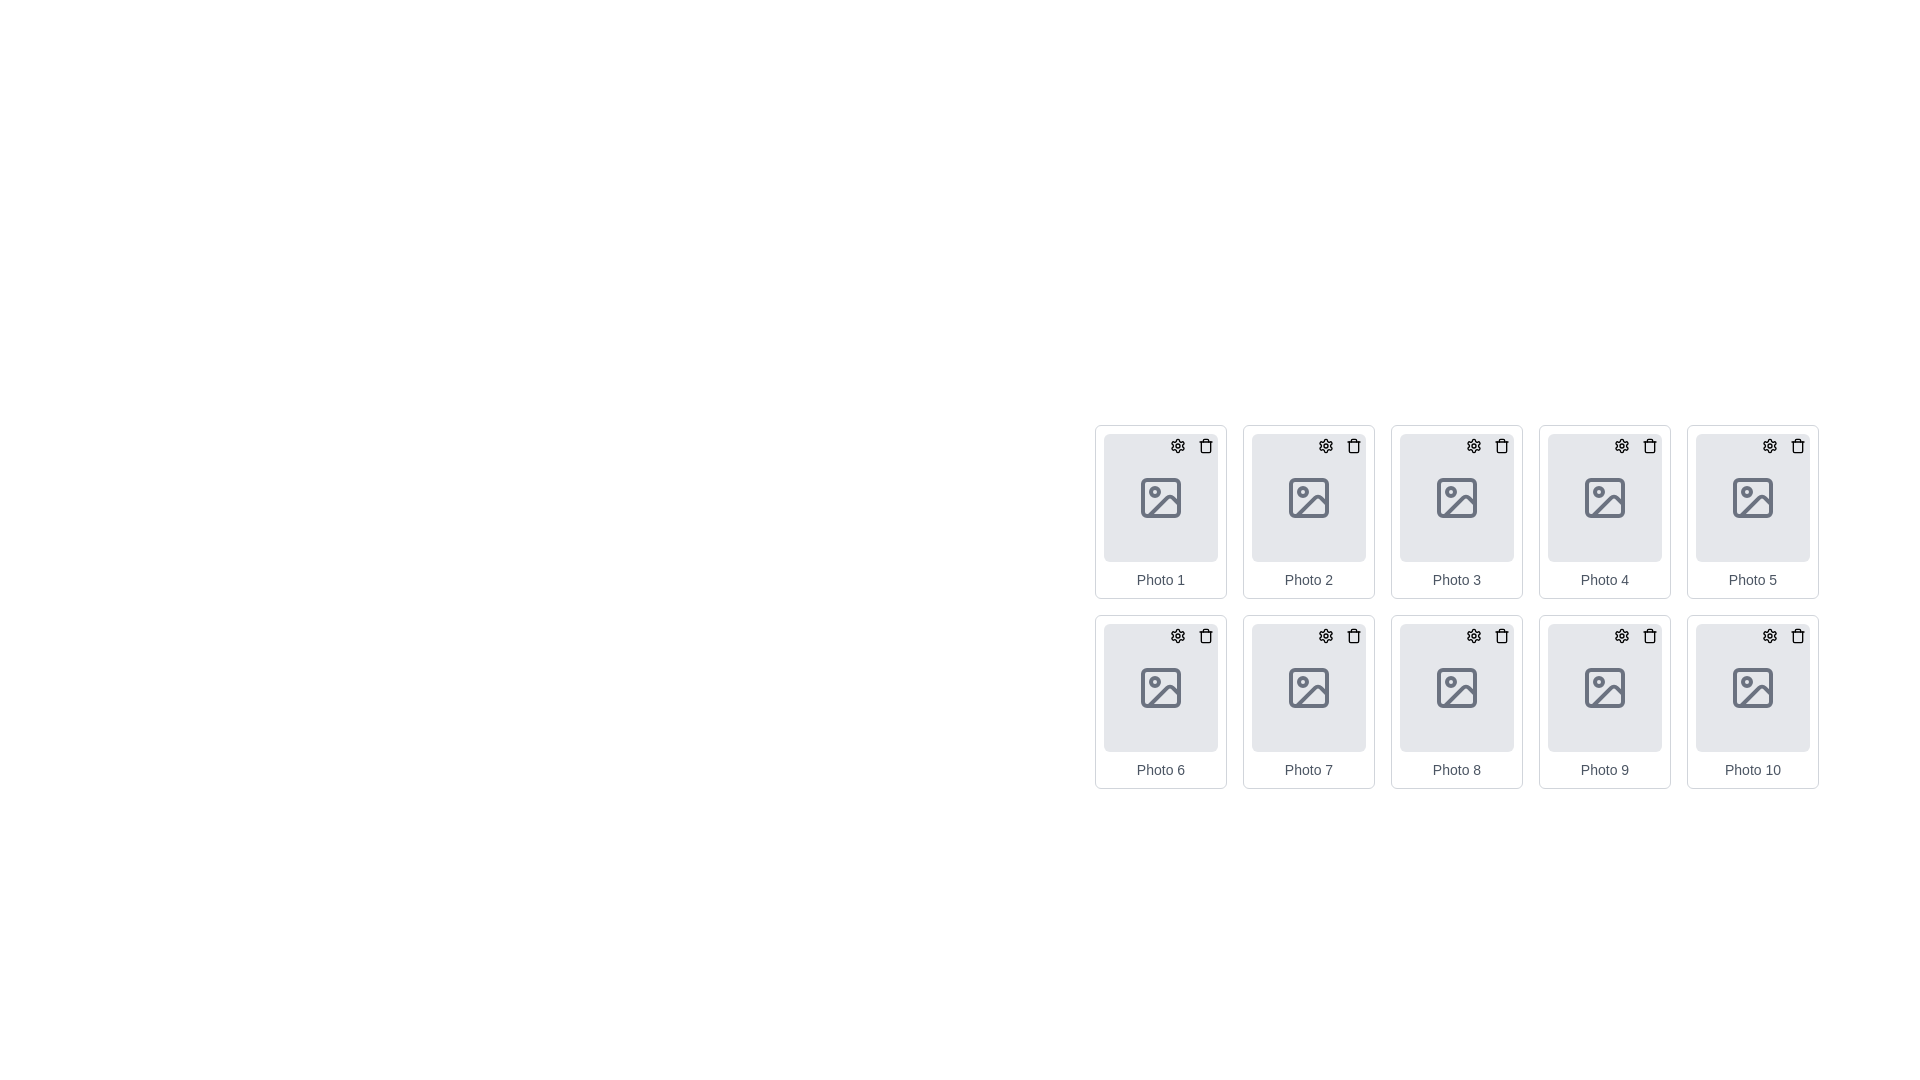  I want to click on the Image placeholder box located at the top-left corner of the grid layout, which serves as a placeholder for a photo or image, so click(1161, 511).